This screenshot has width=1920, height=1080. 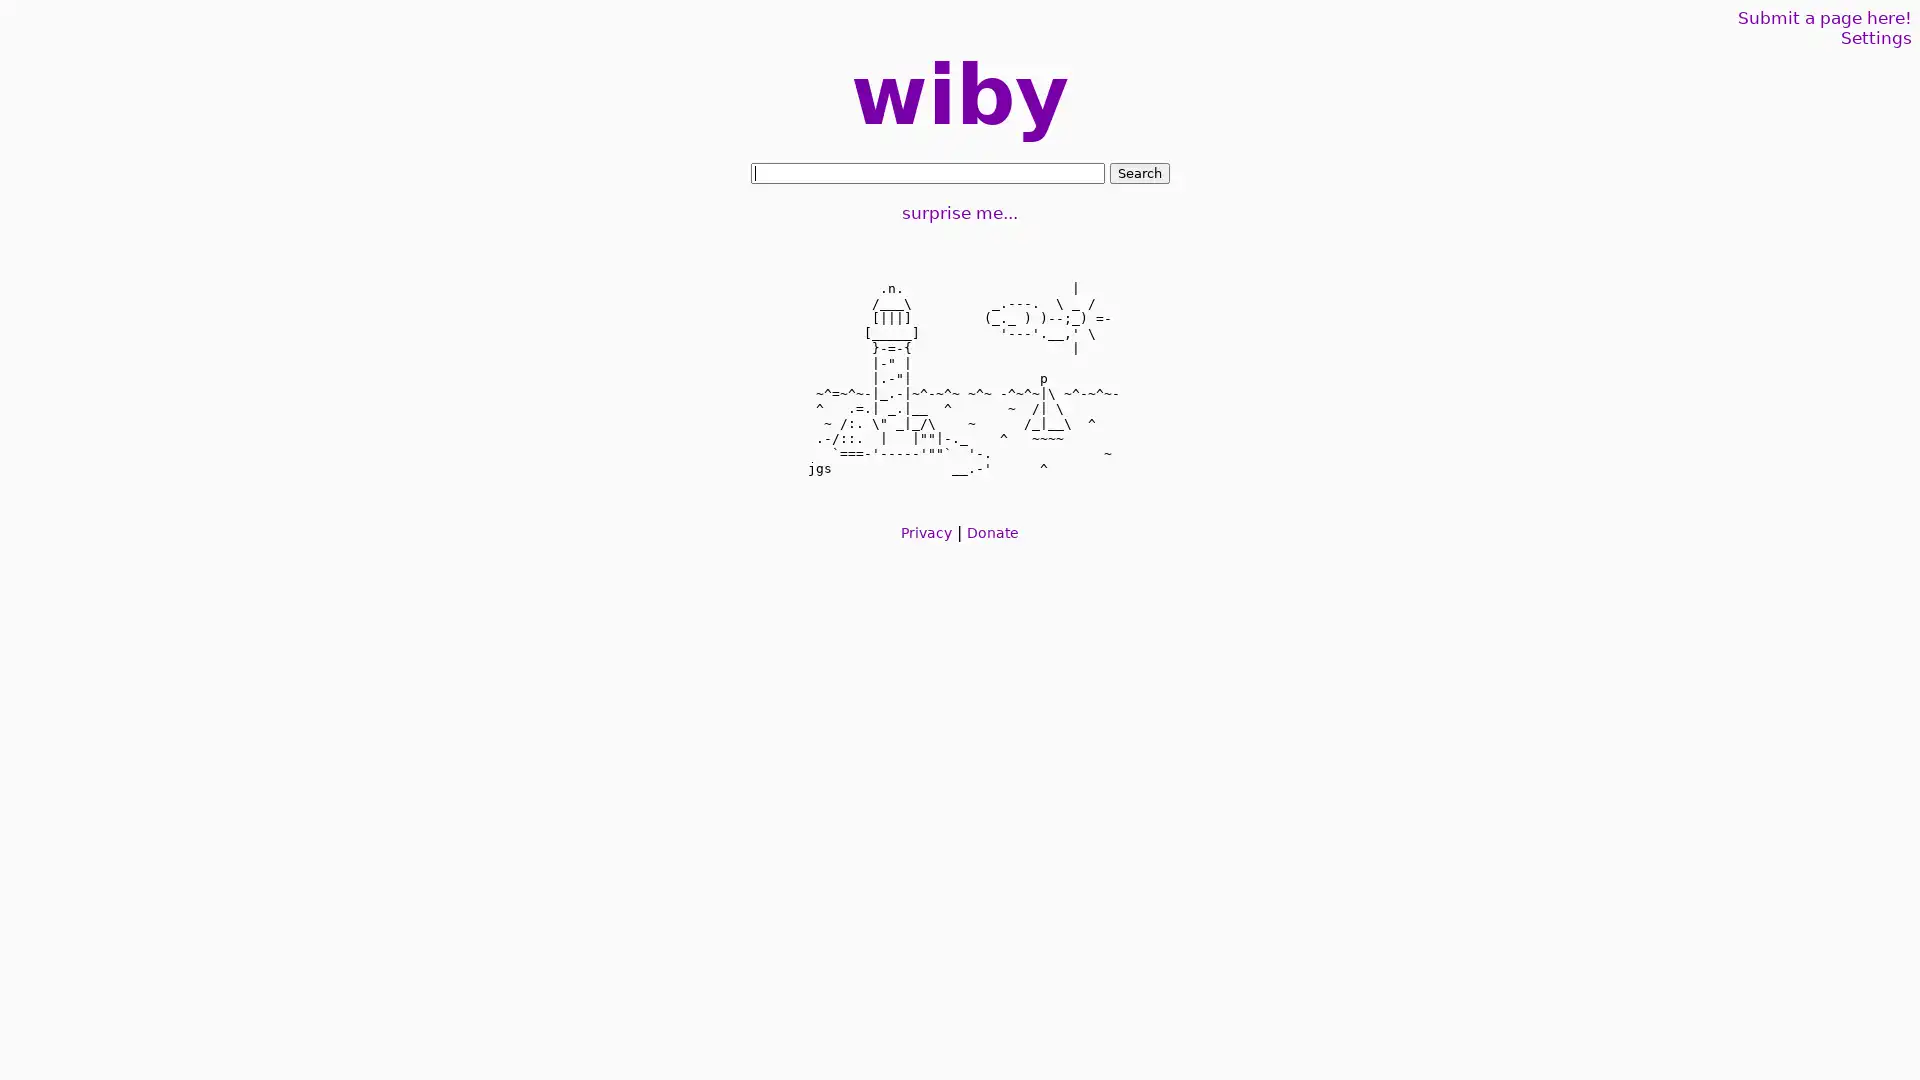 What do you see at coordinates (1138, 172) in the screenshot?
I see `Search` at bounding box center [1138, 172].